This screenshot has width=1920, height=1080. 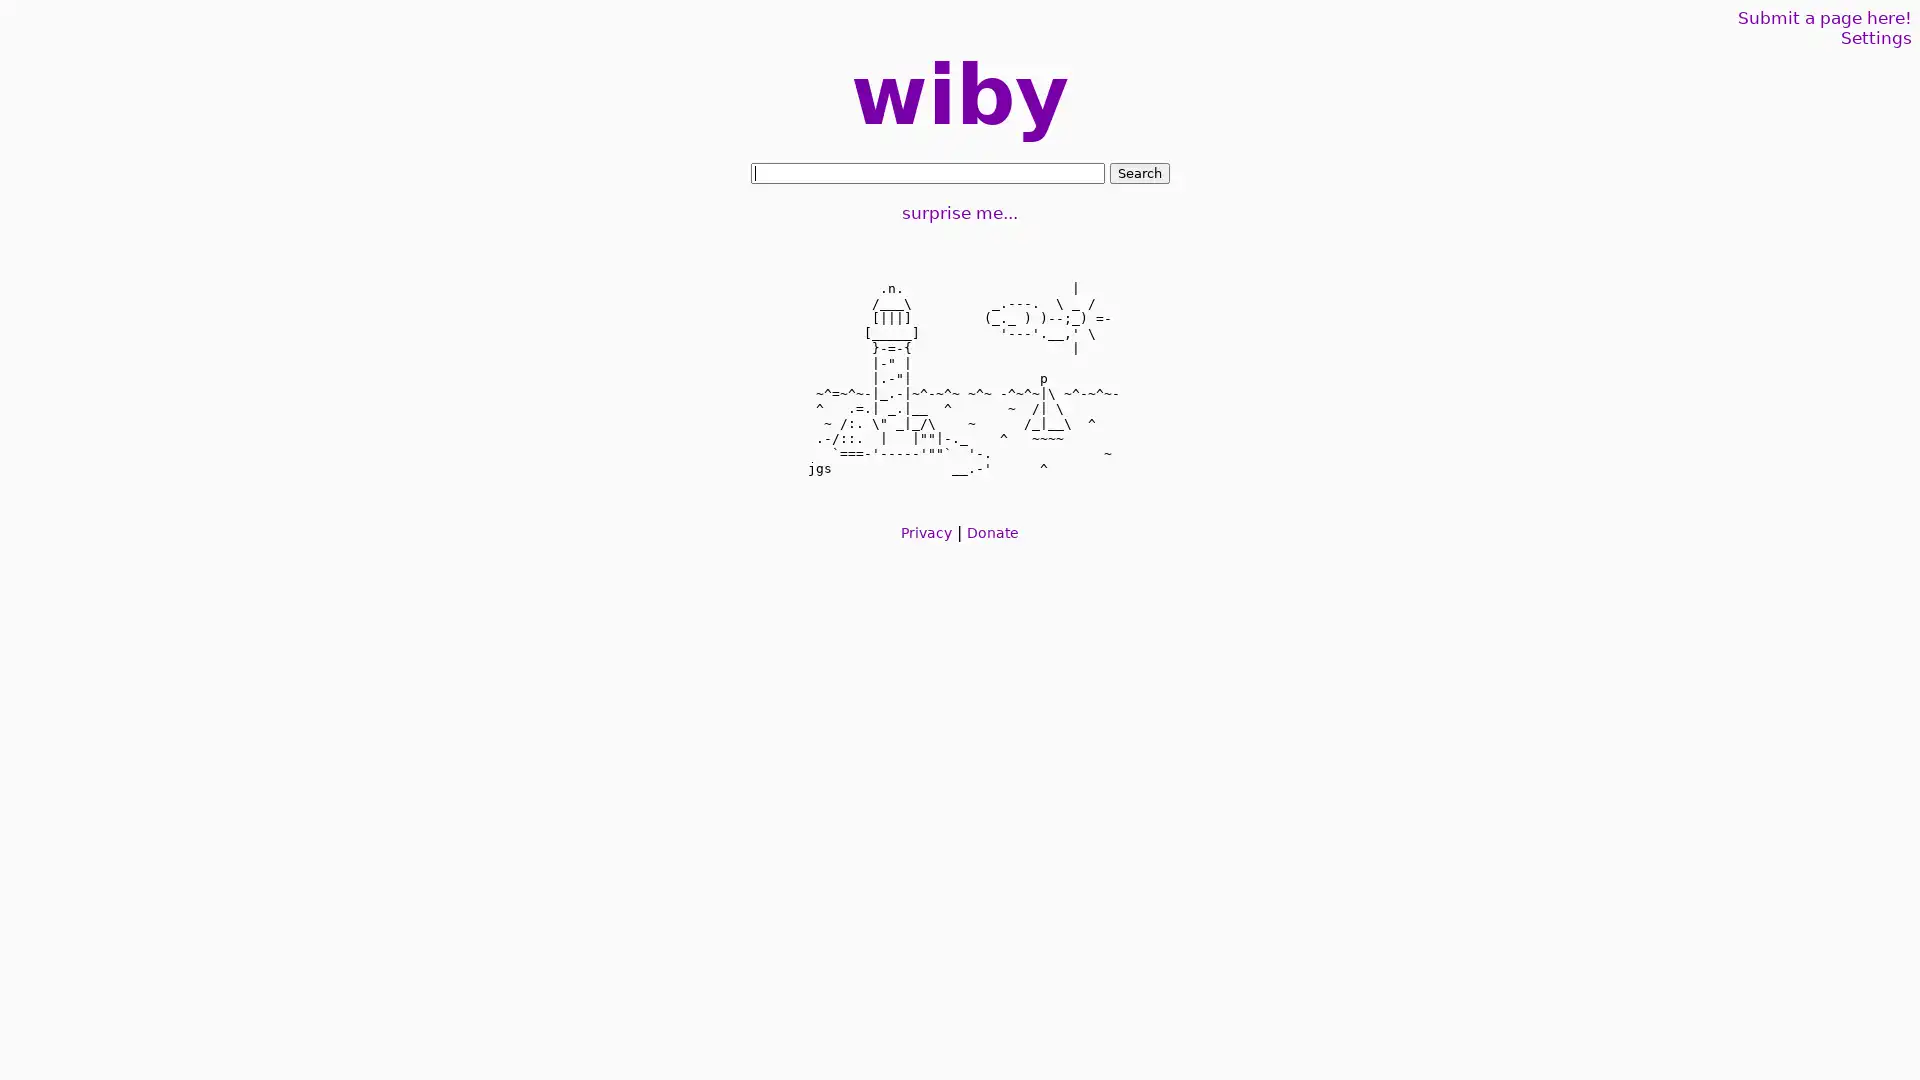 What do you see at coordinates (1138, 172) in the screenshot?
I see `Search` at bounding box center [1138, 172].